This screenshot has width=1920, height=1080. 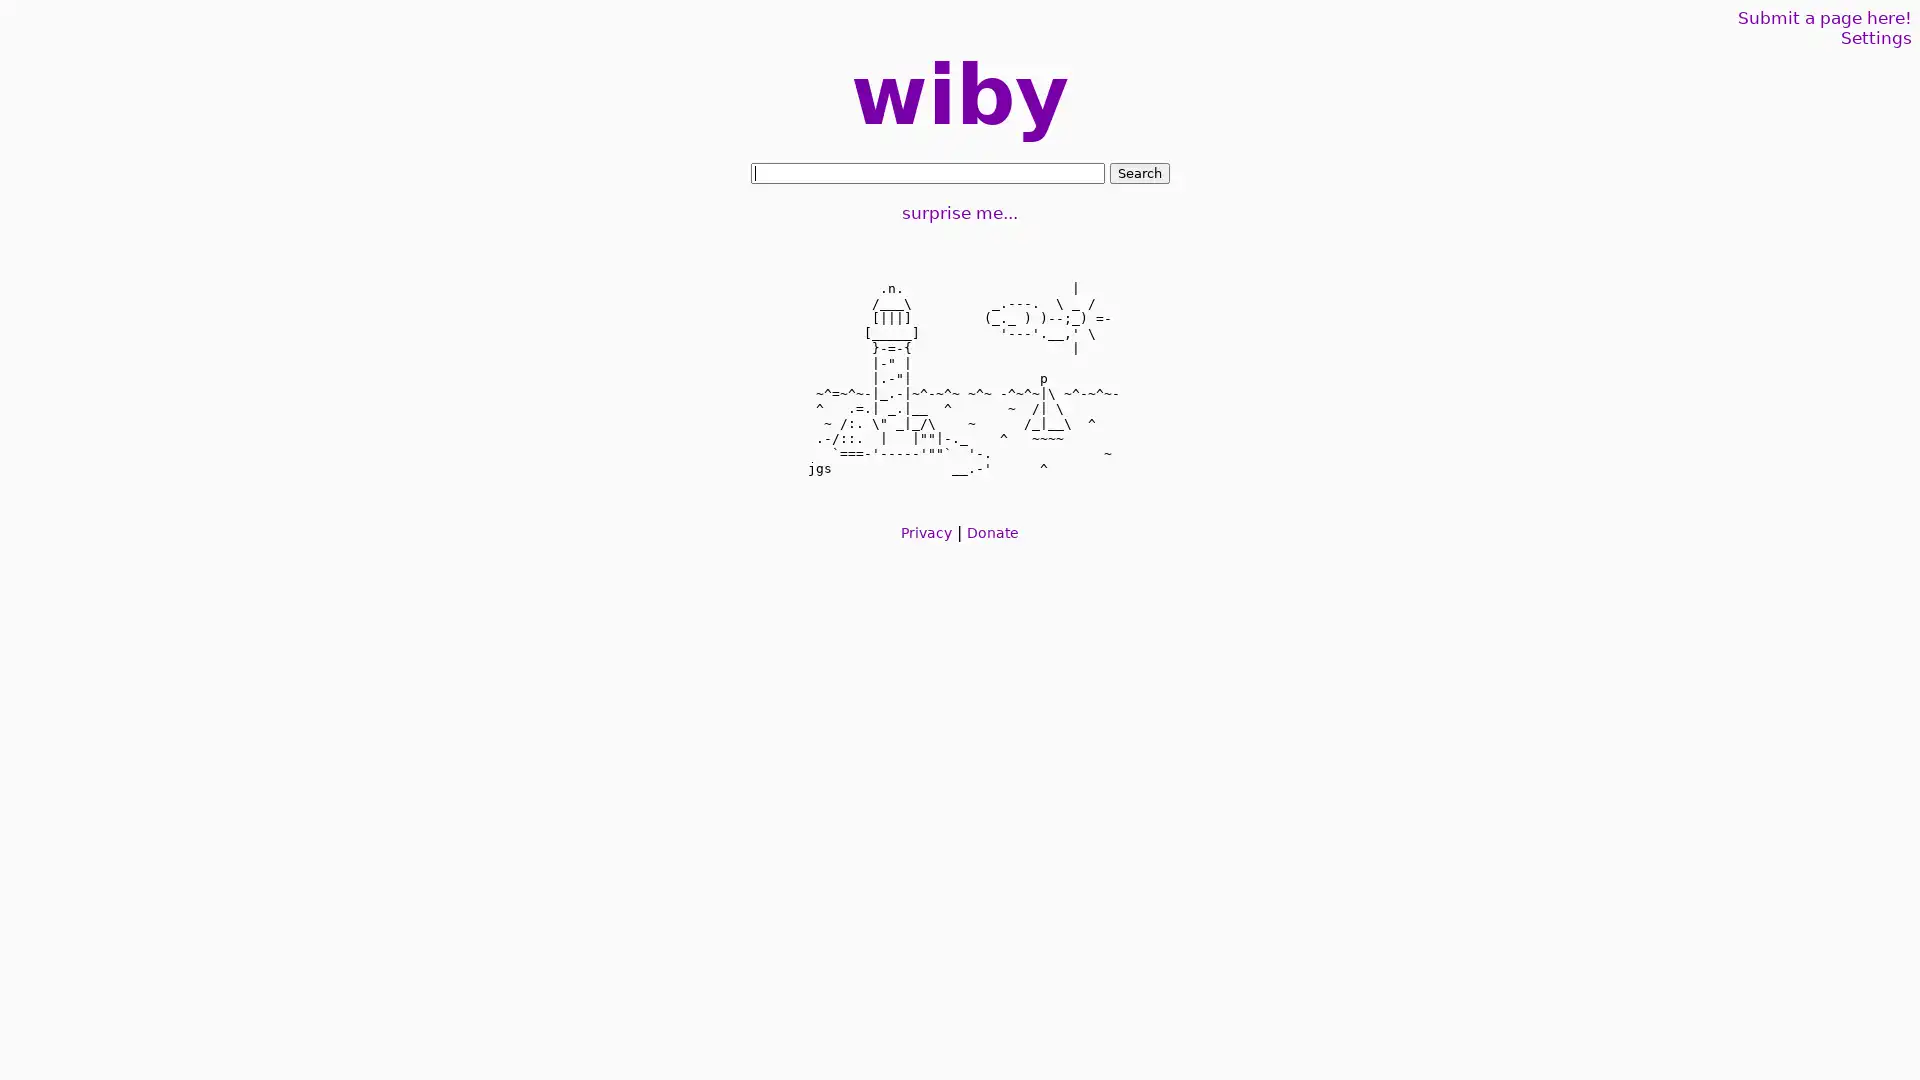 What do you see at coordinates (1138, 172) in the screenshot?
I see `Search` at bounding box center [1138, 172].